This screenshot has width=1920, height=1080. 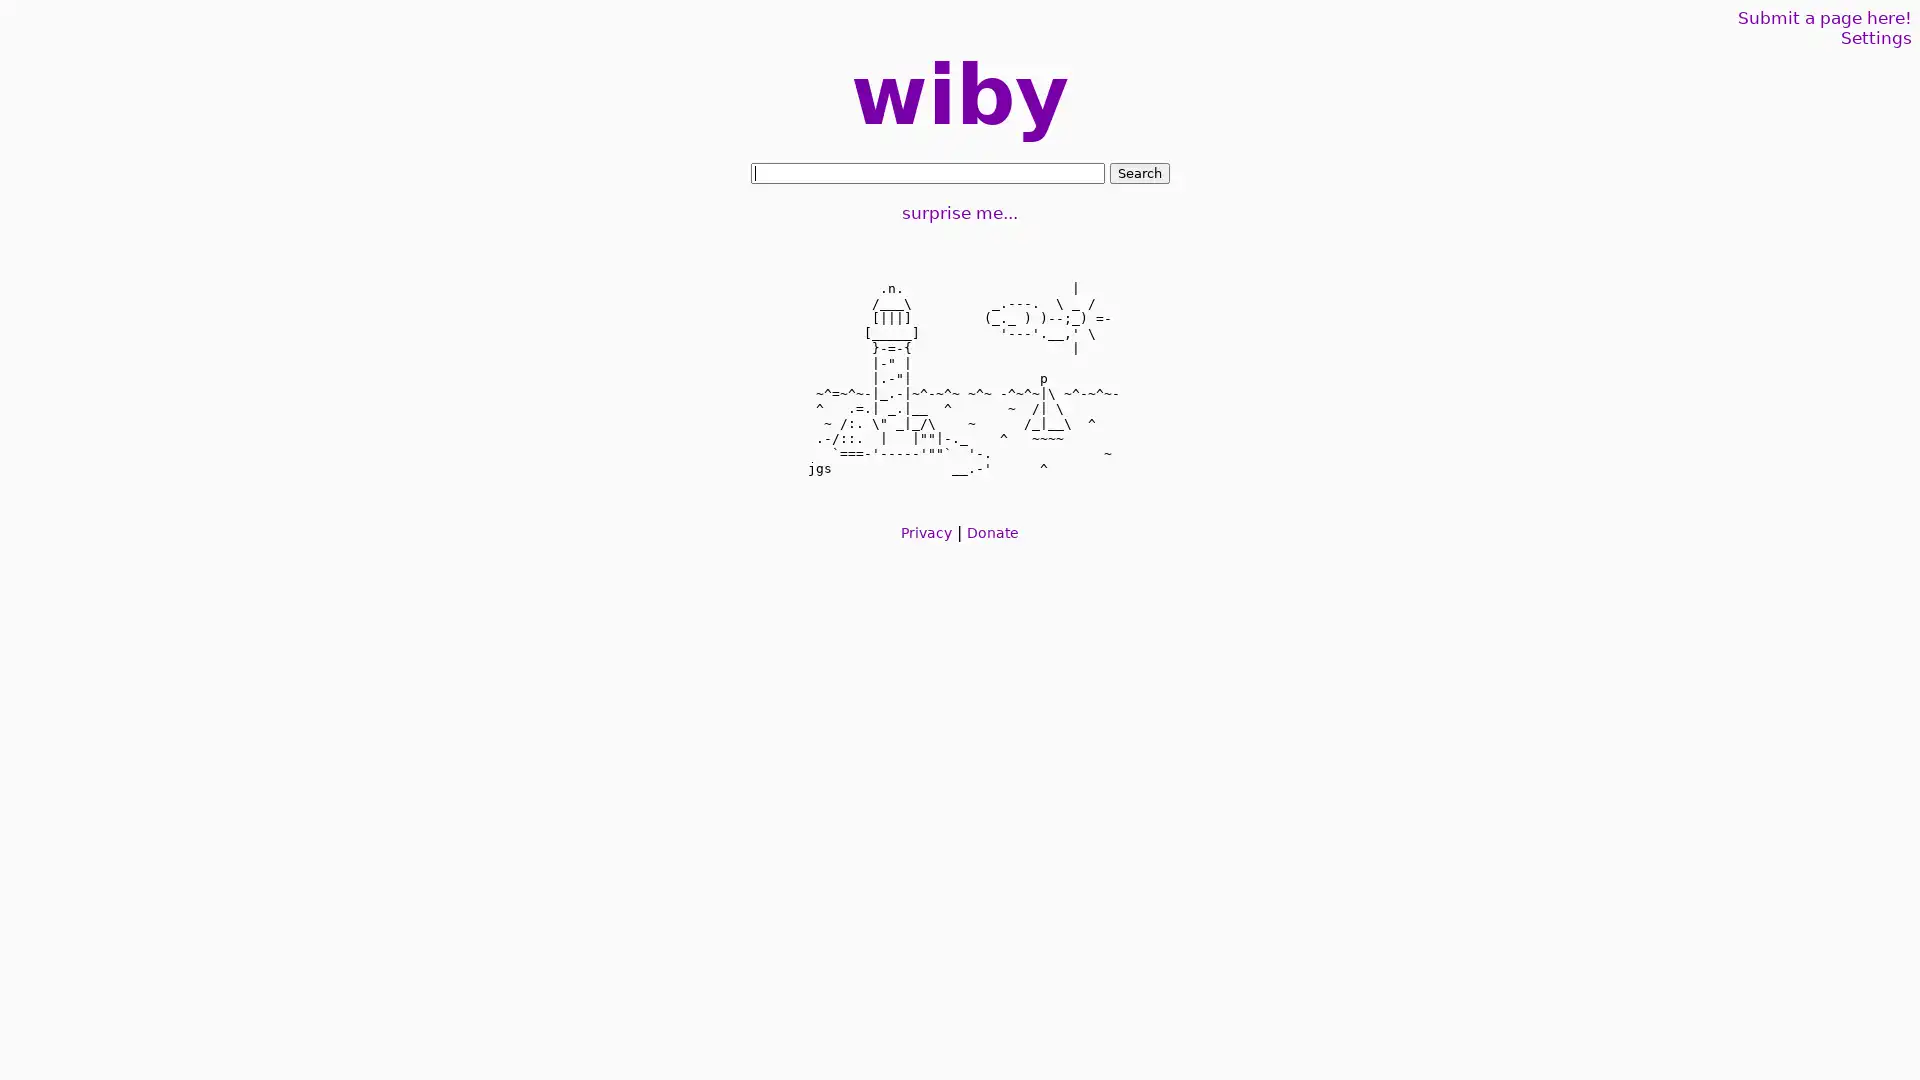 What do you see at coordinates (1138, 172) in the screenshot?
I see `Search` at bounding box center [1138, 172].